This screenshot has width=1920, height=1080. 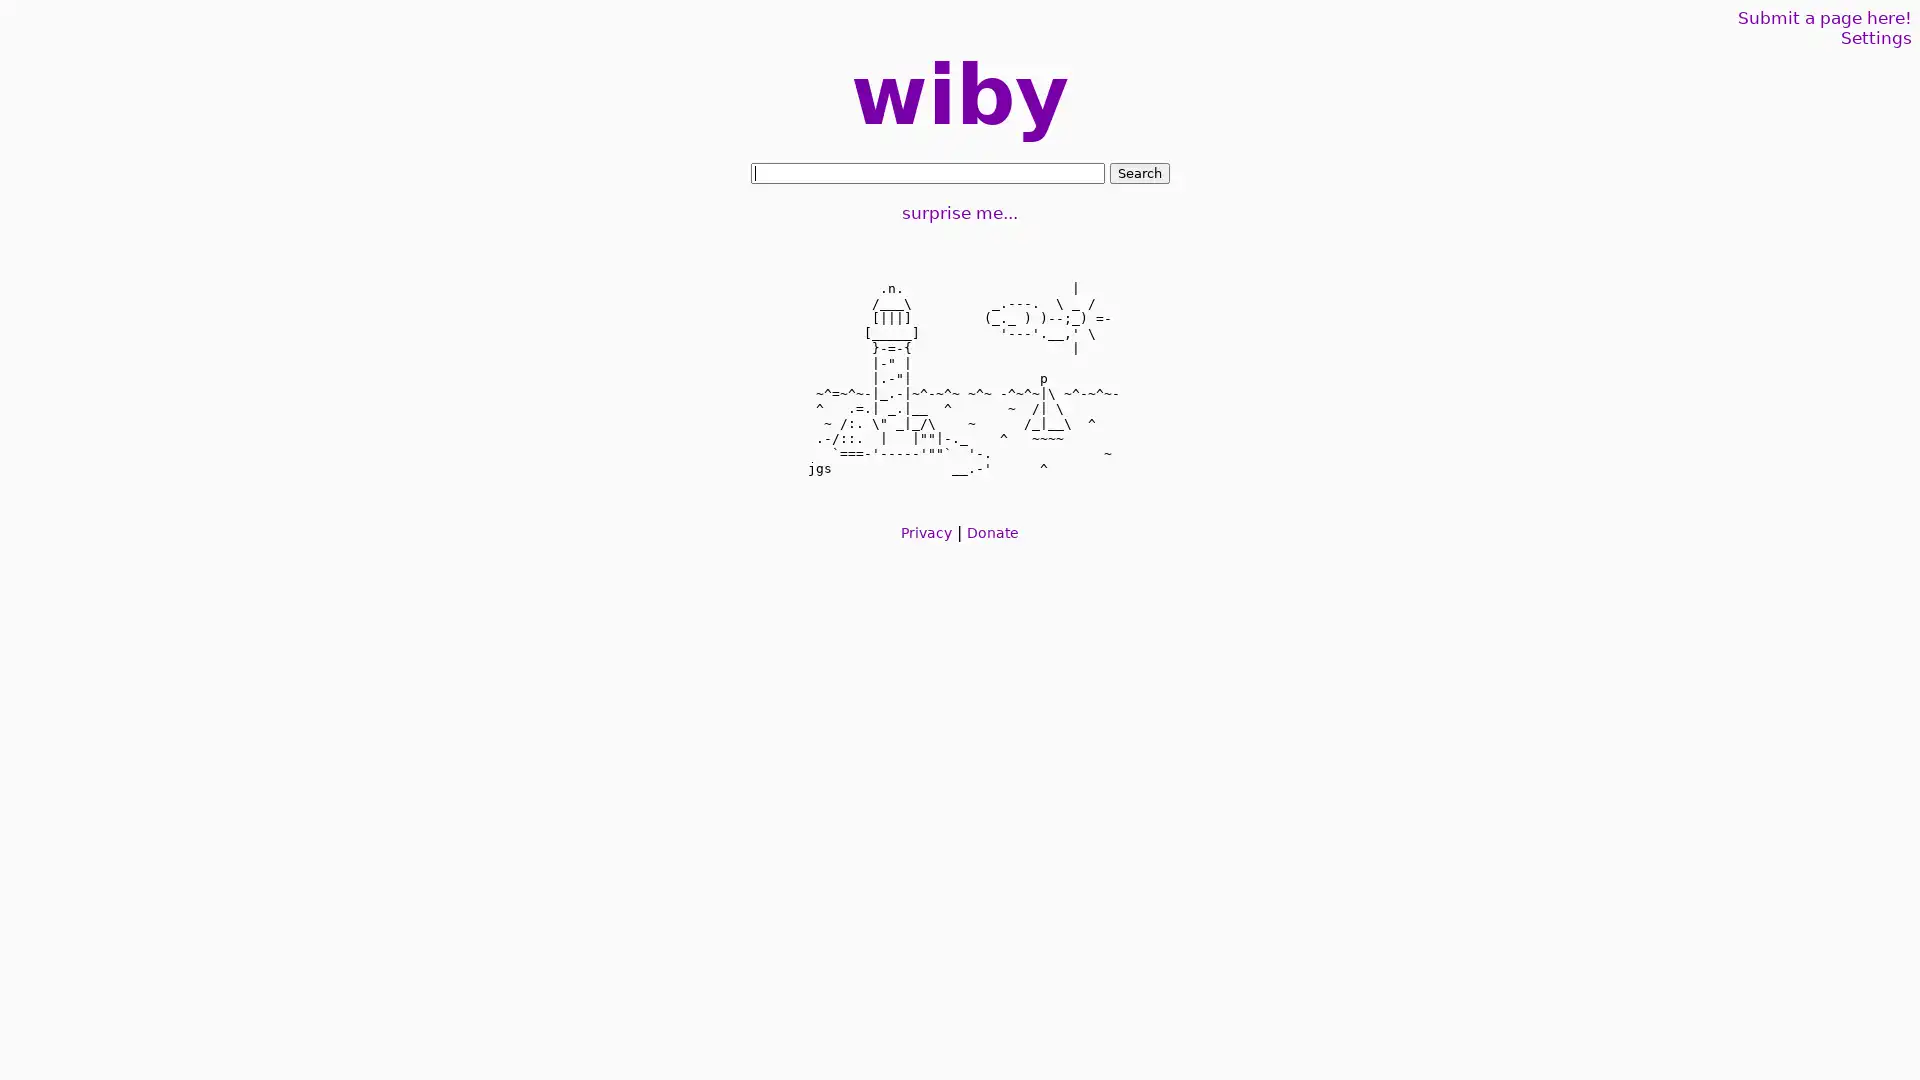 What do you see at coordinates (1138, 172) in the screenshot?
I see `Search` at bounding box center [1138, 172].